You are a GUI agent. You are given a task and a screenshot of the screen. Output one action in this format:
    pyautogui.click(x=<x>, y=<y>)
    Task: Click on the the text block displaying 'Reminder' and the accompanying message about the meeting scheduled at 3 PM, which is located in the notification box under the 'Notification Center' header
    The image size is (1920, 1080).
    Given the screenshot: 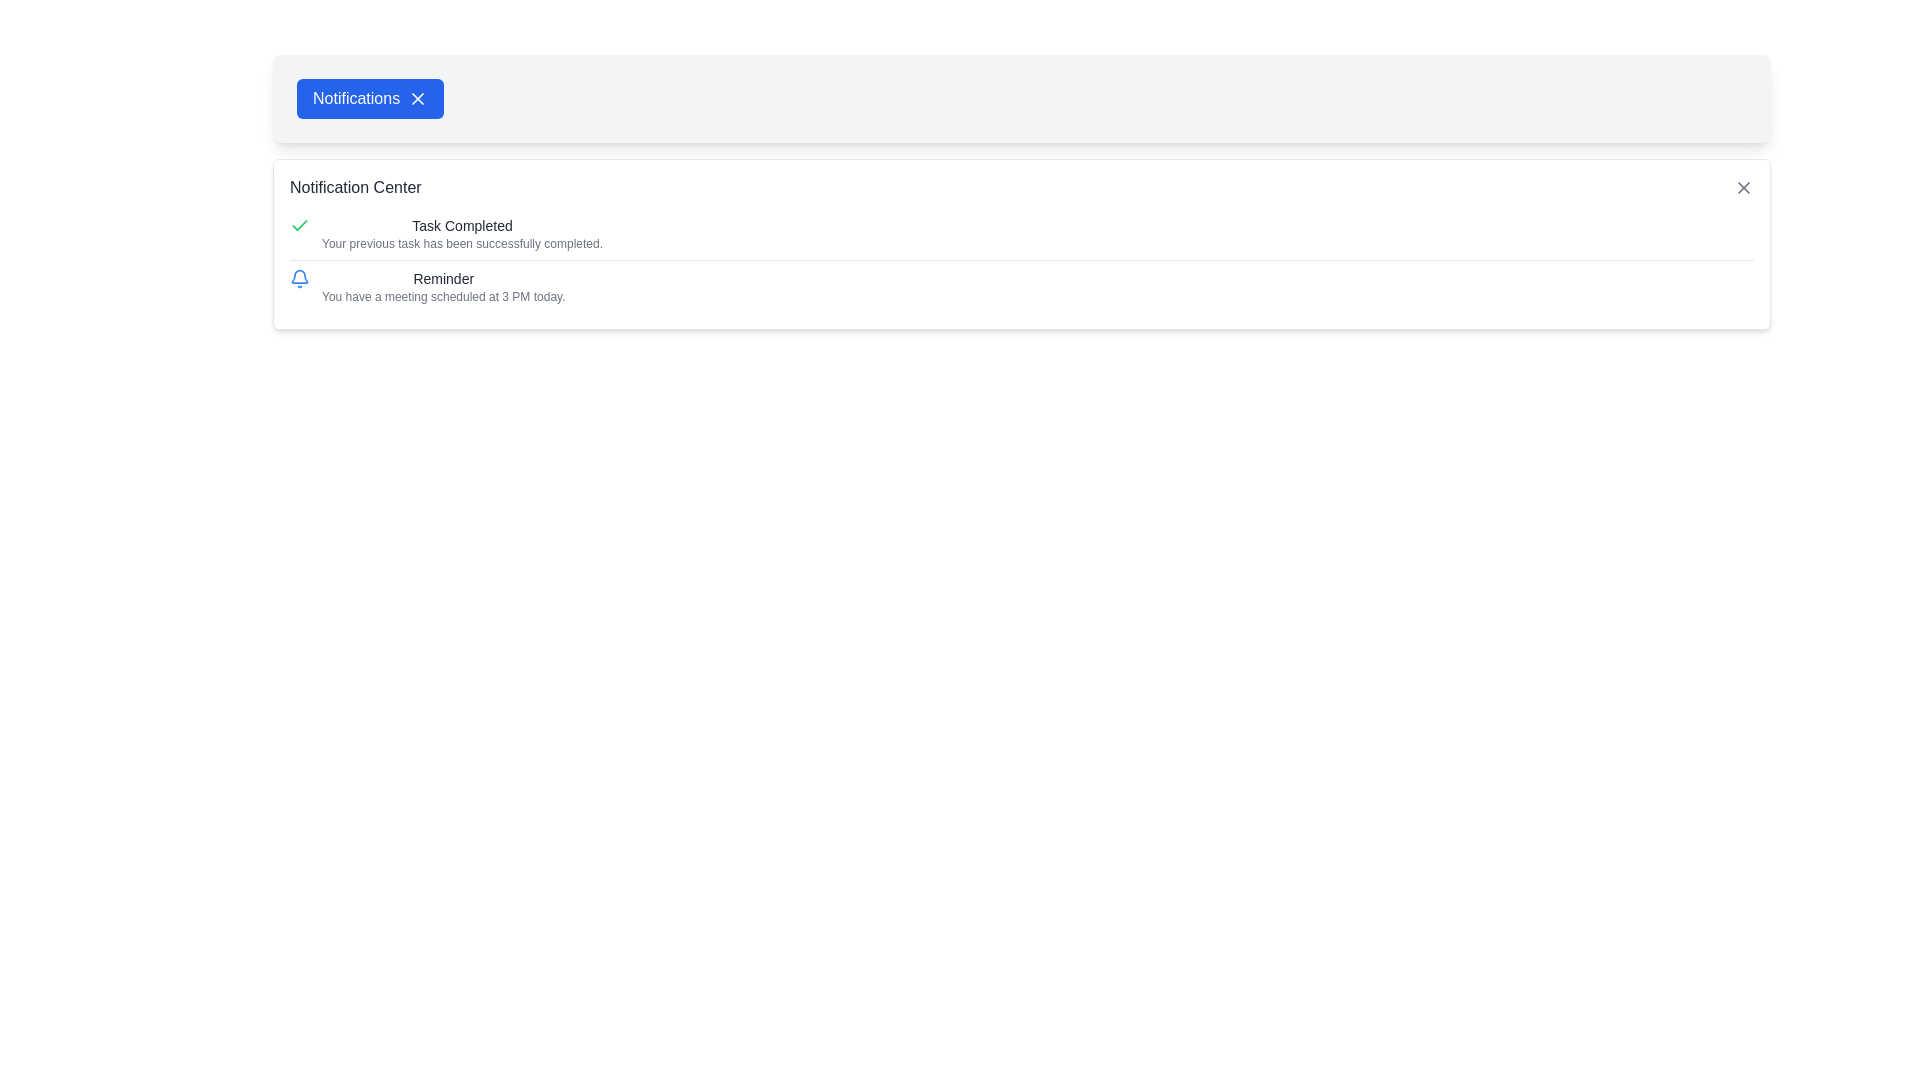 What is the action you would take?
    pyautogui.click(x=442, y=286)
    